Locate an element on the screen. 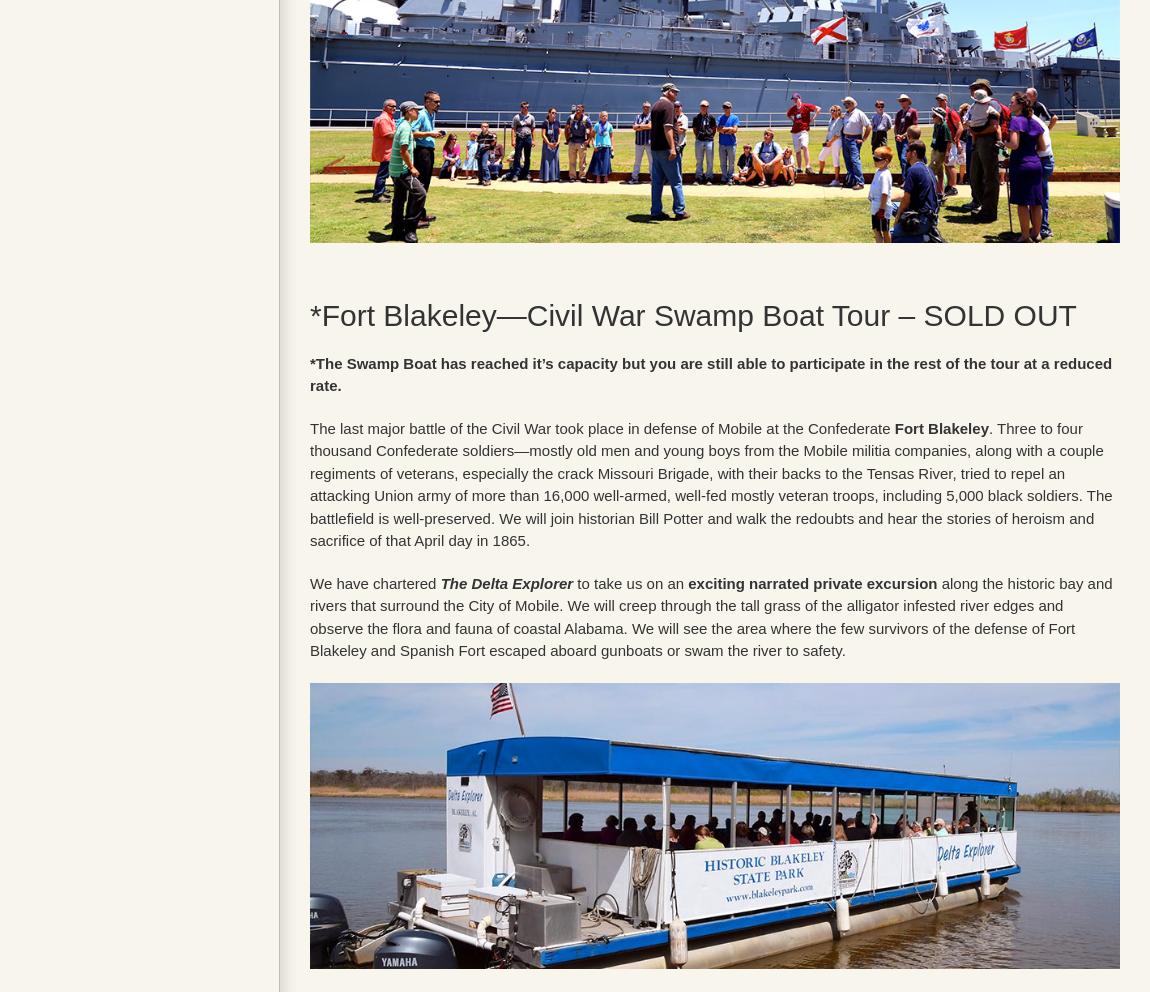 This screenshot has height=992, width=1150. 'to take us on an' is located at coordinates (629, 581).